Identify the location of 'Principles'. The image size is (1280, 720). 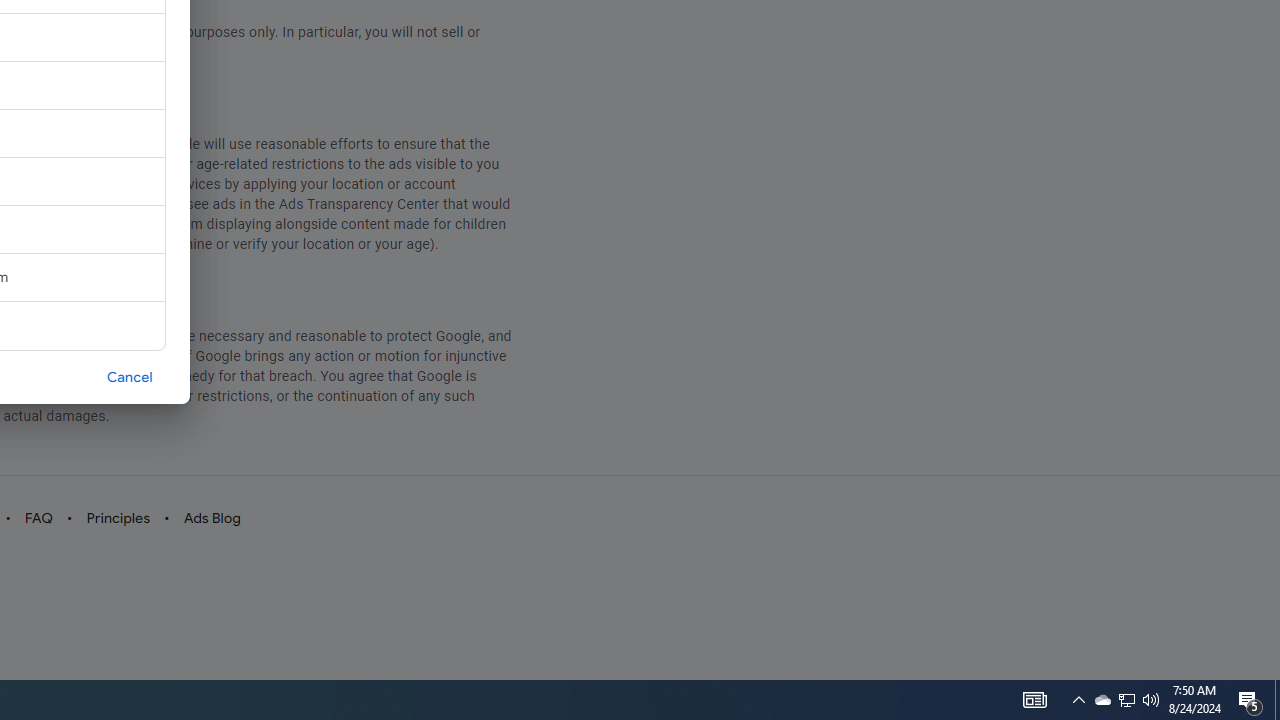
(116, 517).